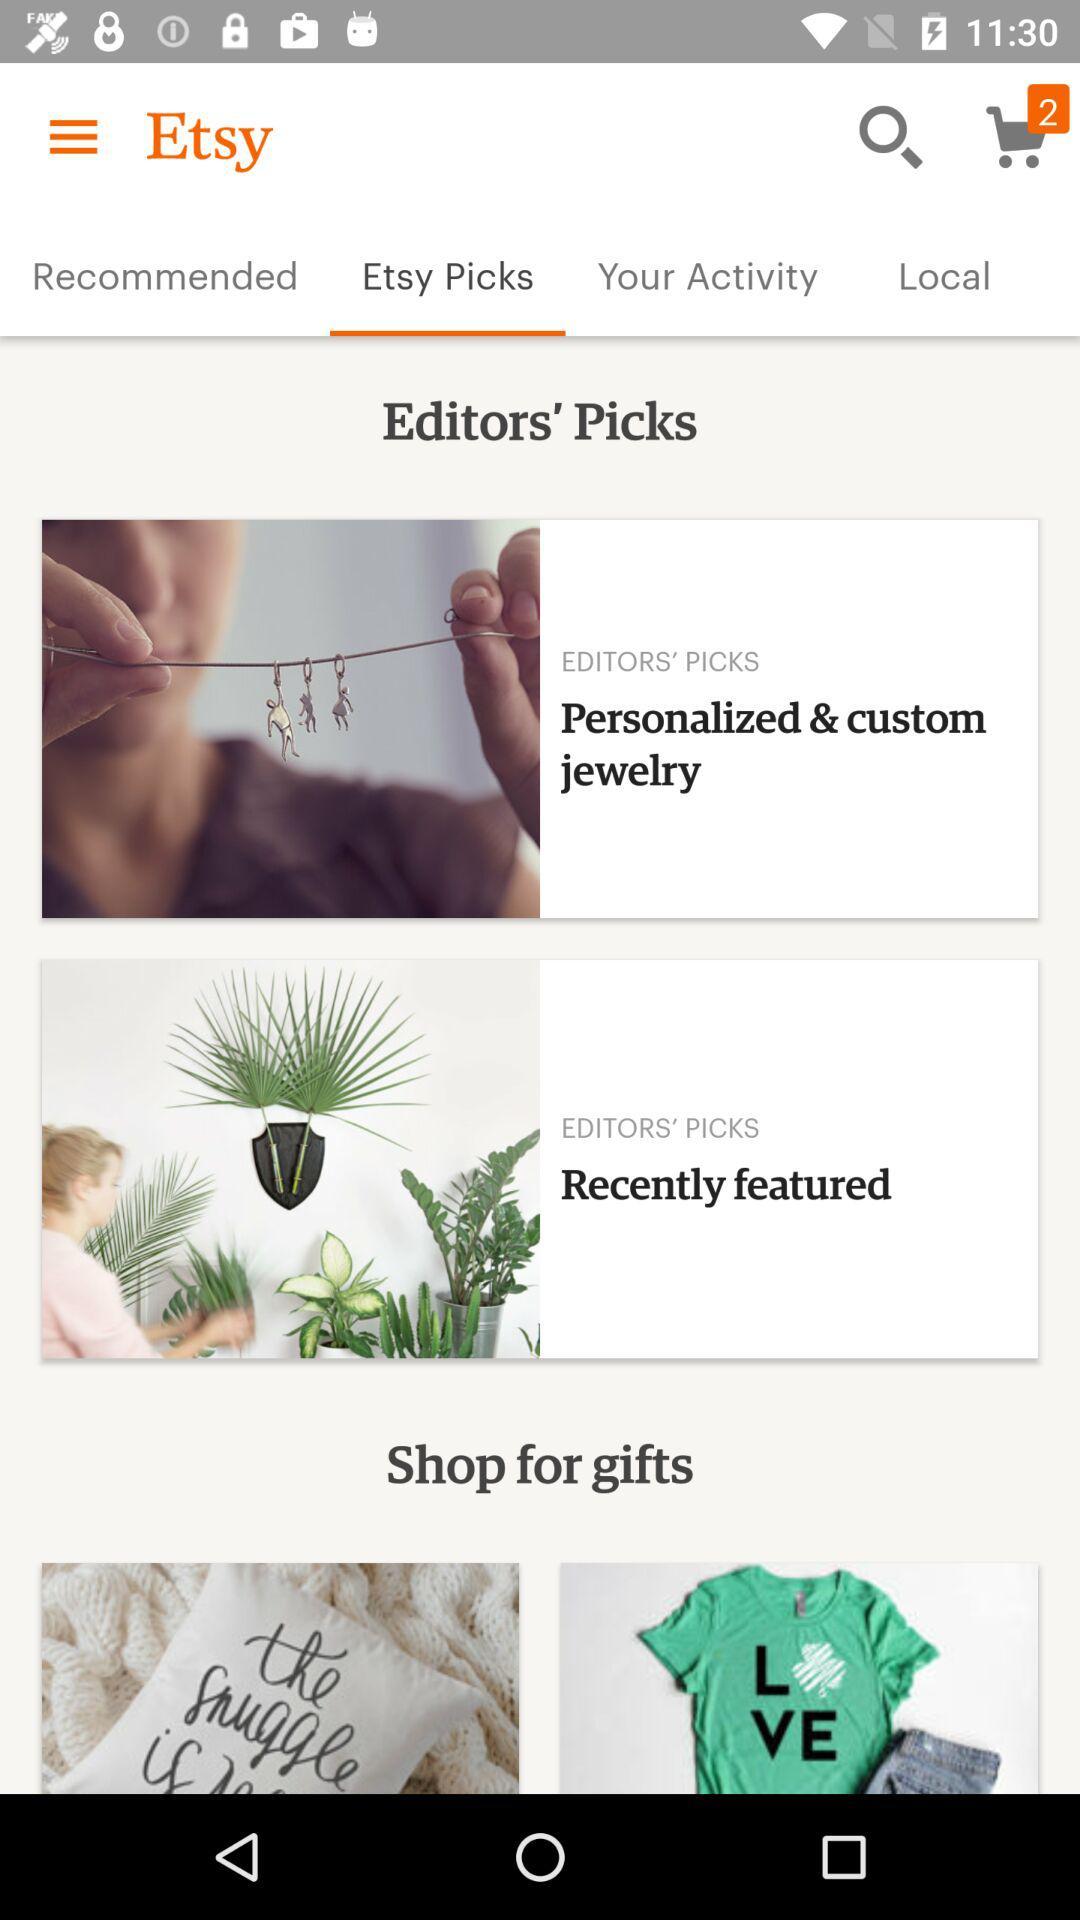 This screenshot has width=1080, height=1920. What do you see at coordinates (280, 1678) in the screenshot?
I see `the first image at bottom left corner` at bounding box center [280, 1678].